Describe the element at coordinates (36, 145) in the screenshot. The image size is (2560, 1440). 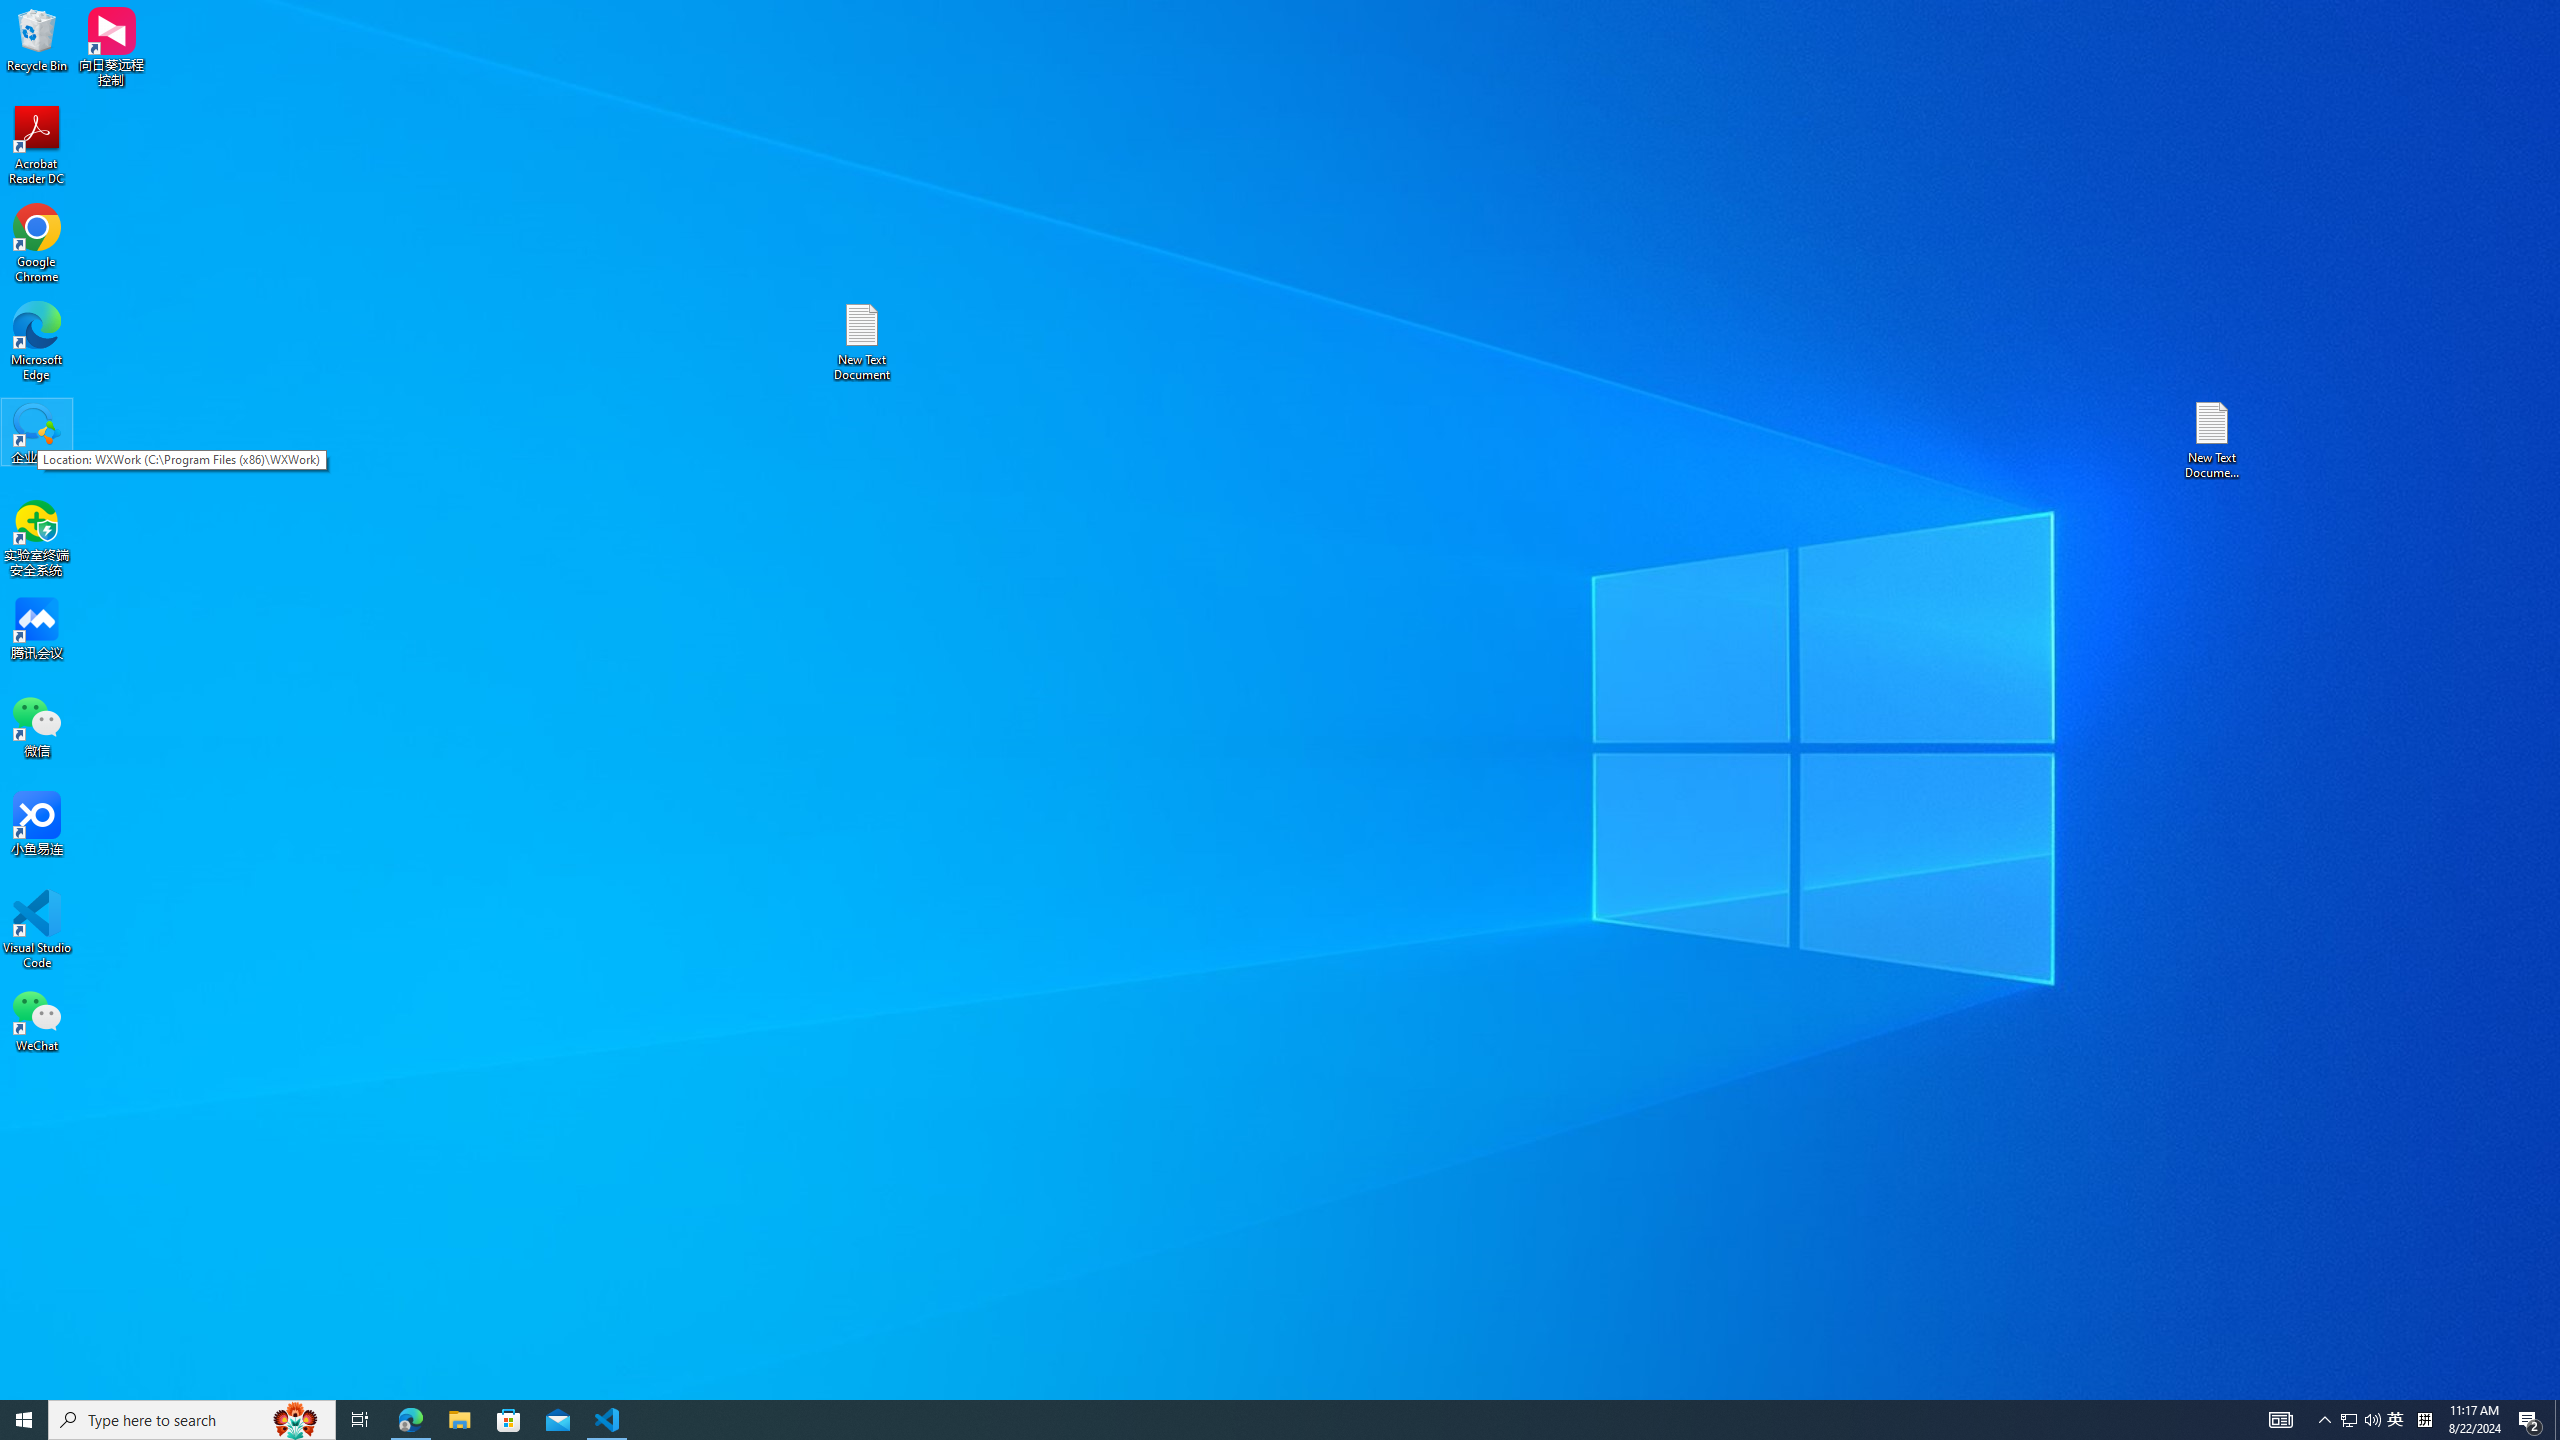
I see `'Acrobat Reader DC'` at that location.